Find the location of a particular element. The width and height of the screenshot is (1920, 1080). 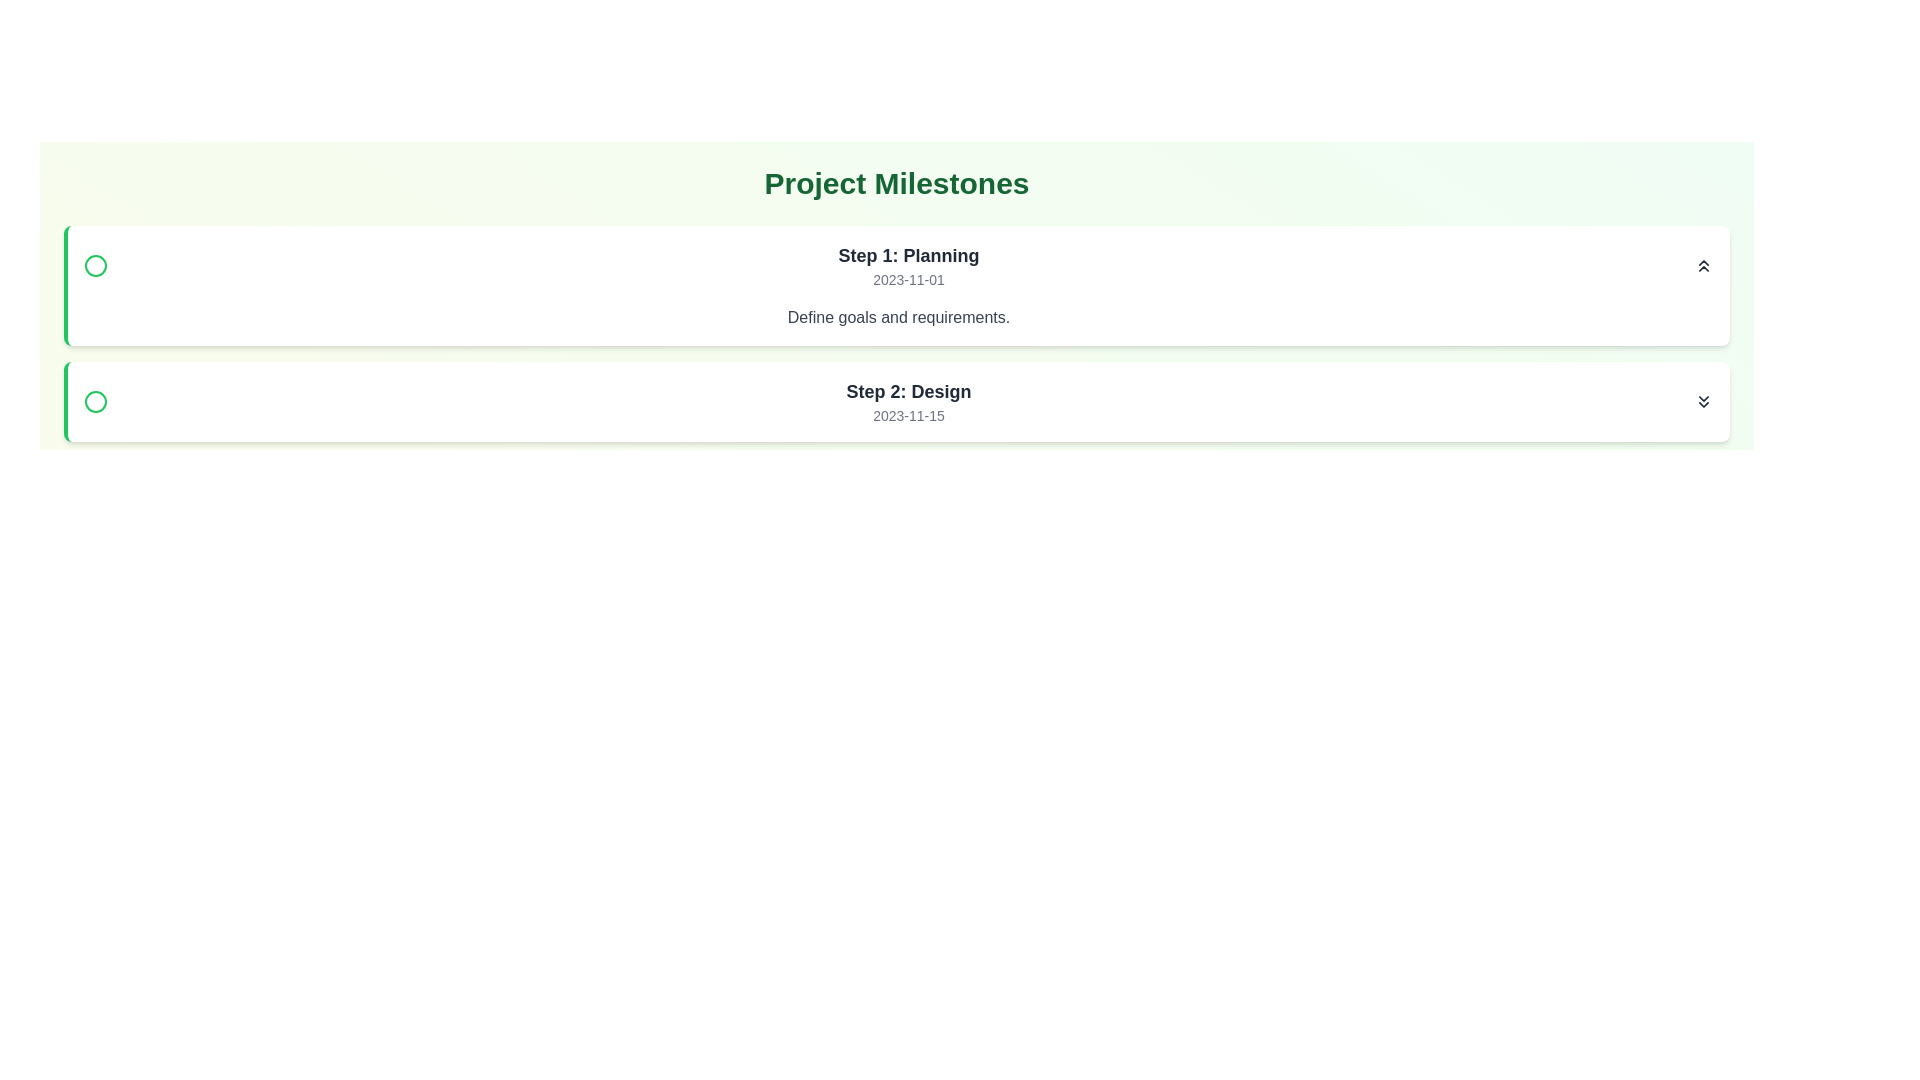

title and date displayed in the first milestone card under the 'Project Milestones' heading, positioned right after a green circular icon is located at coordinates (907, 265).